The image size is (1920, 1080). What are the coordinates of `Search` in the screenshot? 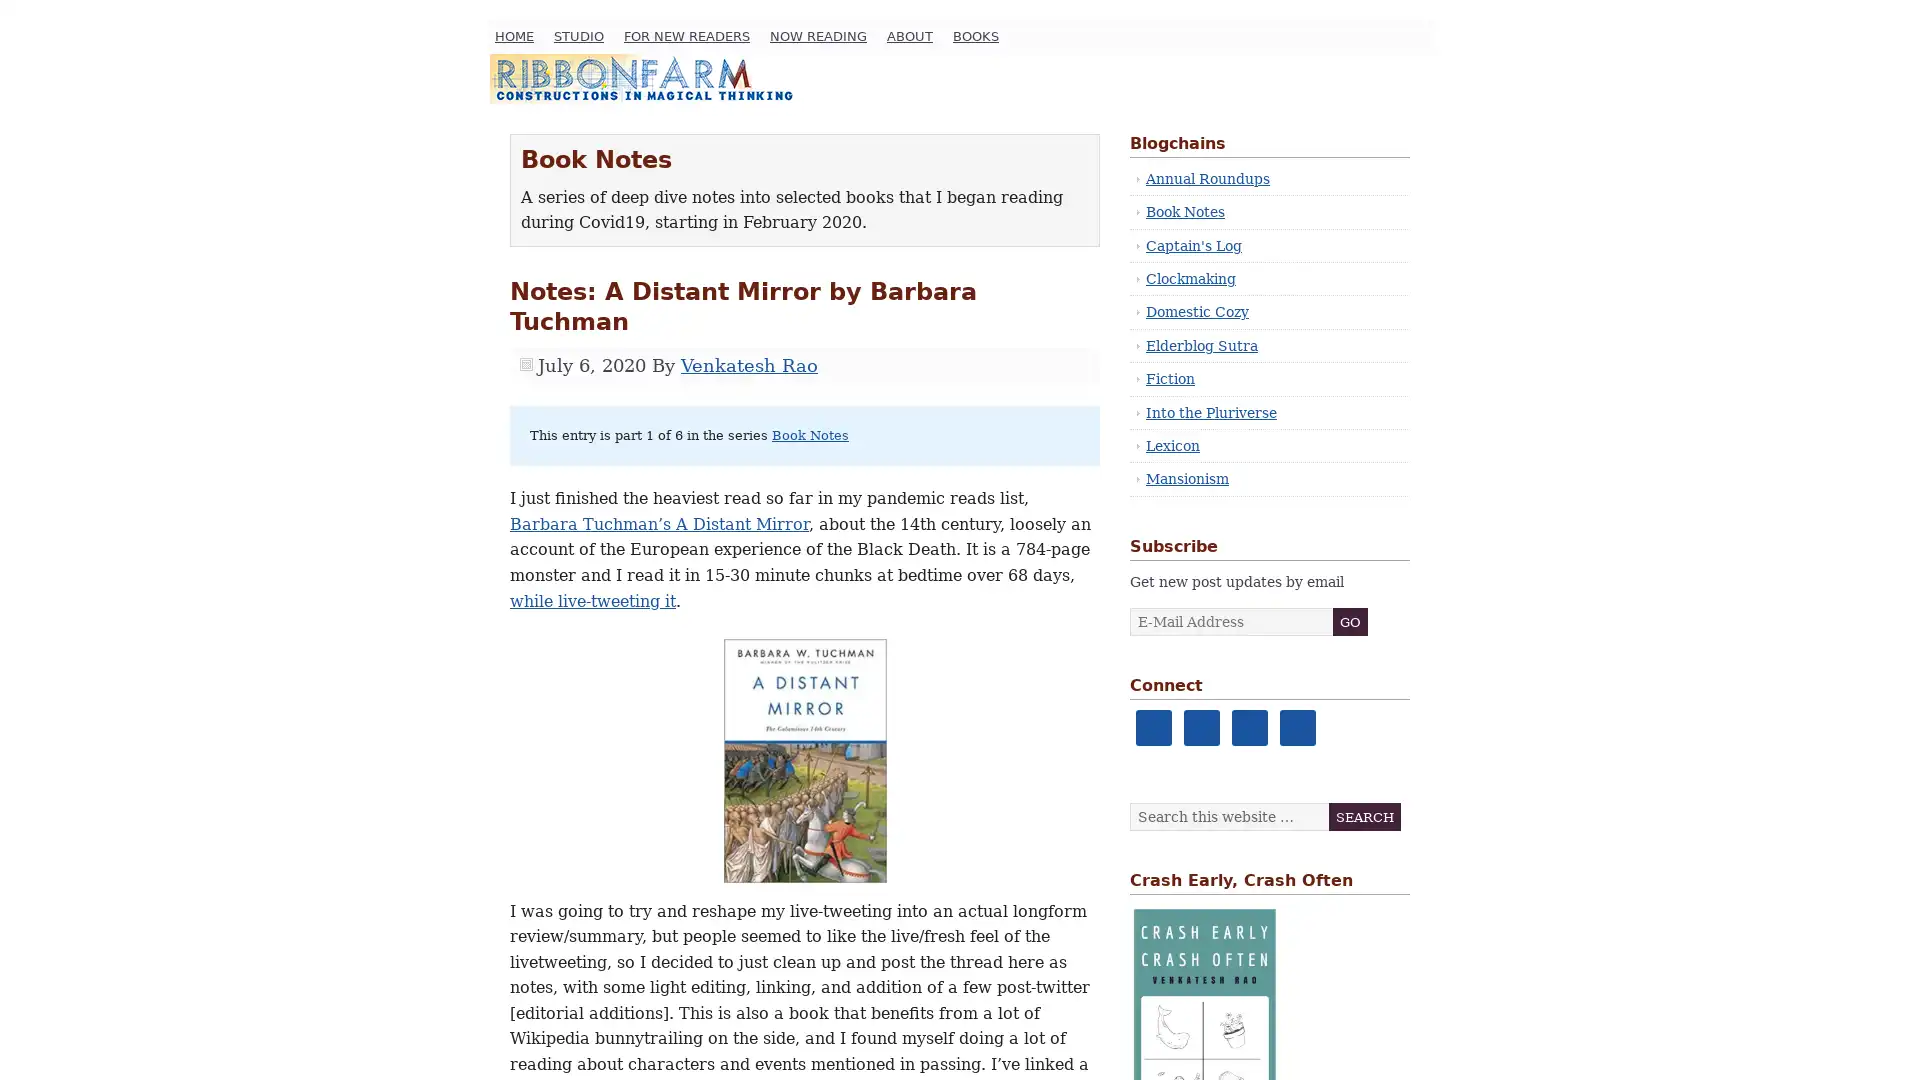 It's located at (1363, 817).